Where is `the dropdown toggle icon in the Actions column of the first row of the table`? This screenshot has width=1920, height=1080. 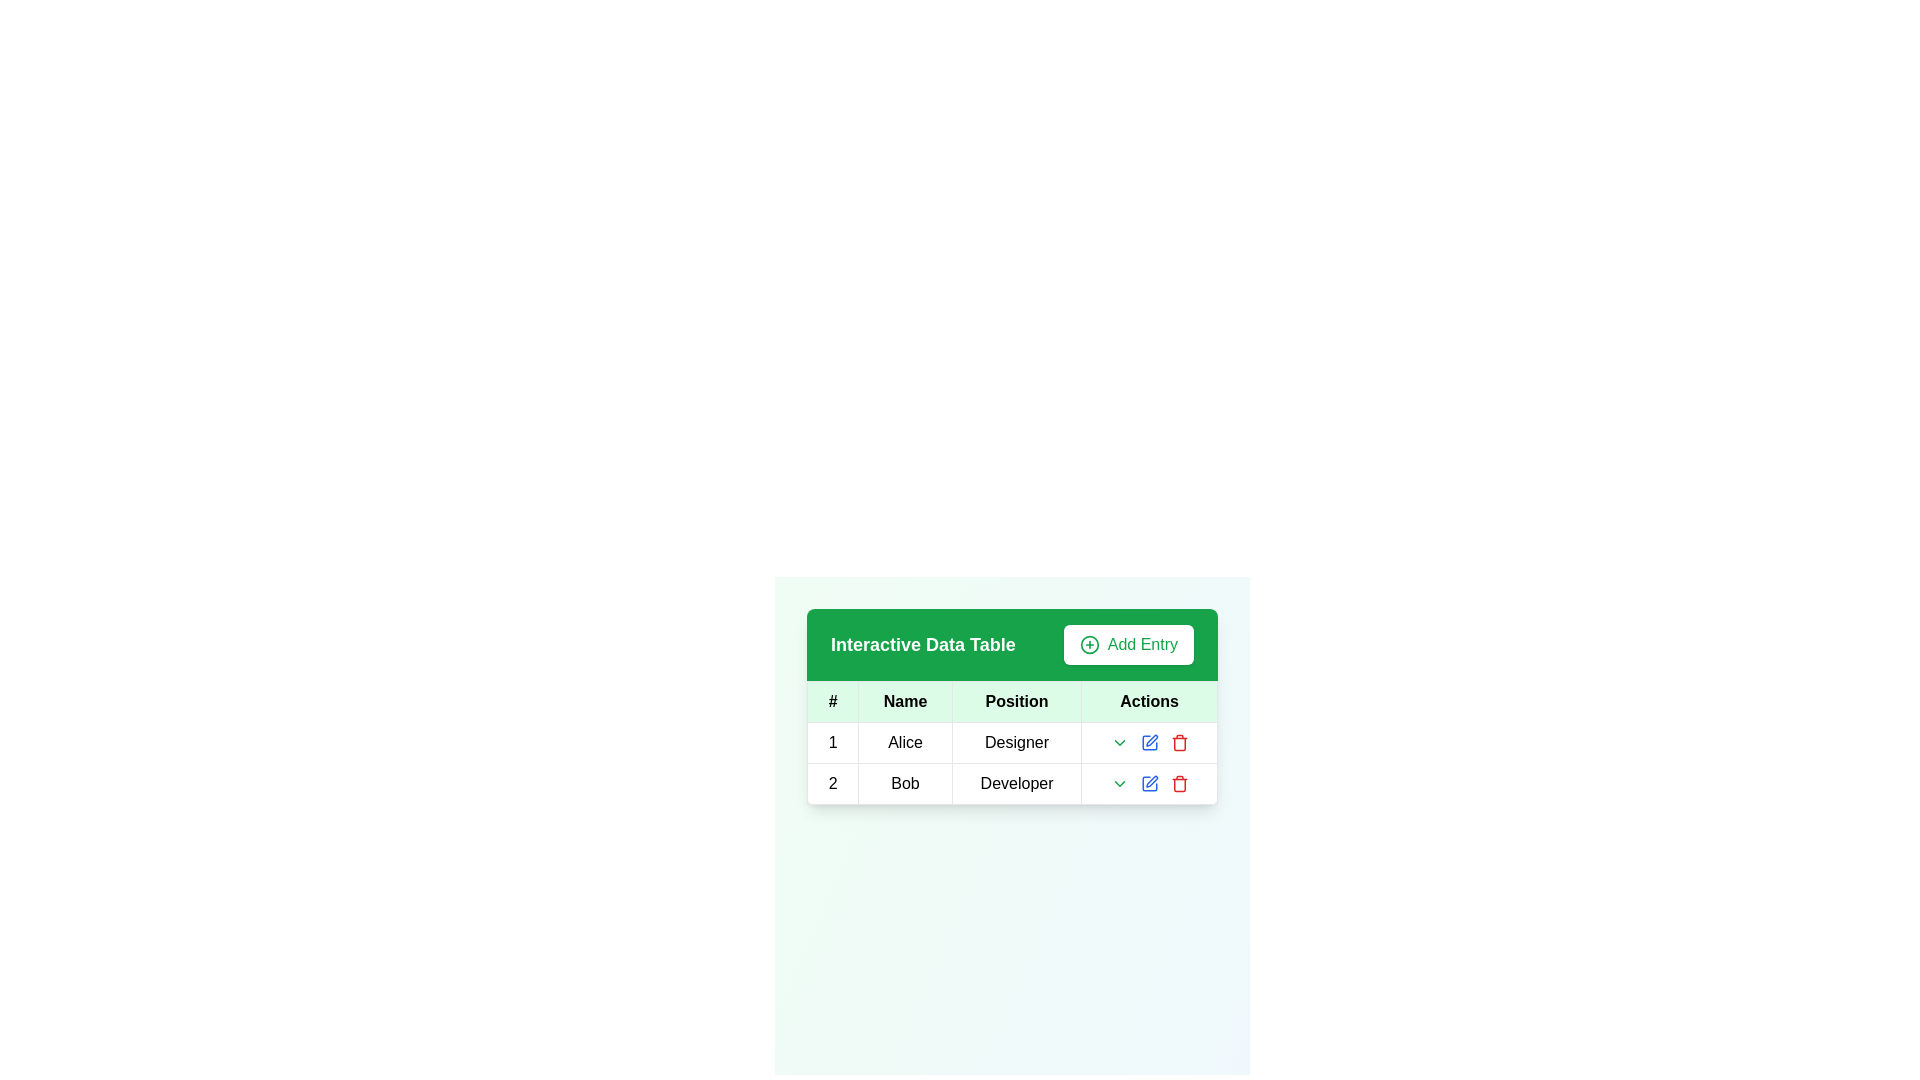
the dropdown toggle icon in the Actions column of the first row of the table is located at coordinates (1118, 743).